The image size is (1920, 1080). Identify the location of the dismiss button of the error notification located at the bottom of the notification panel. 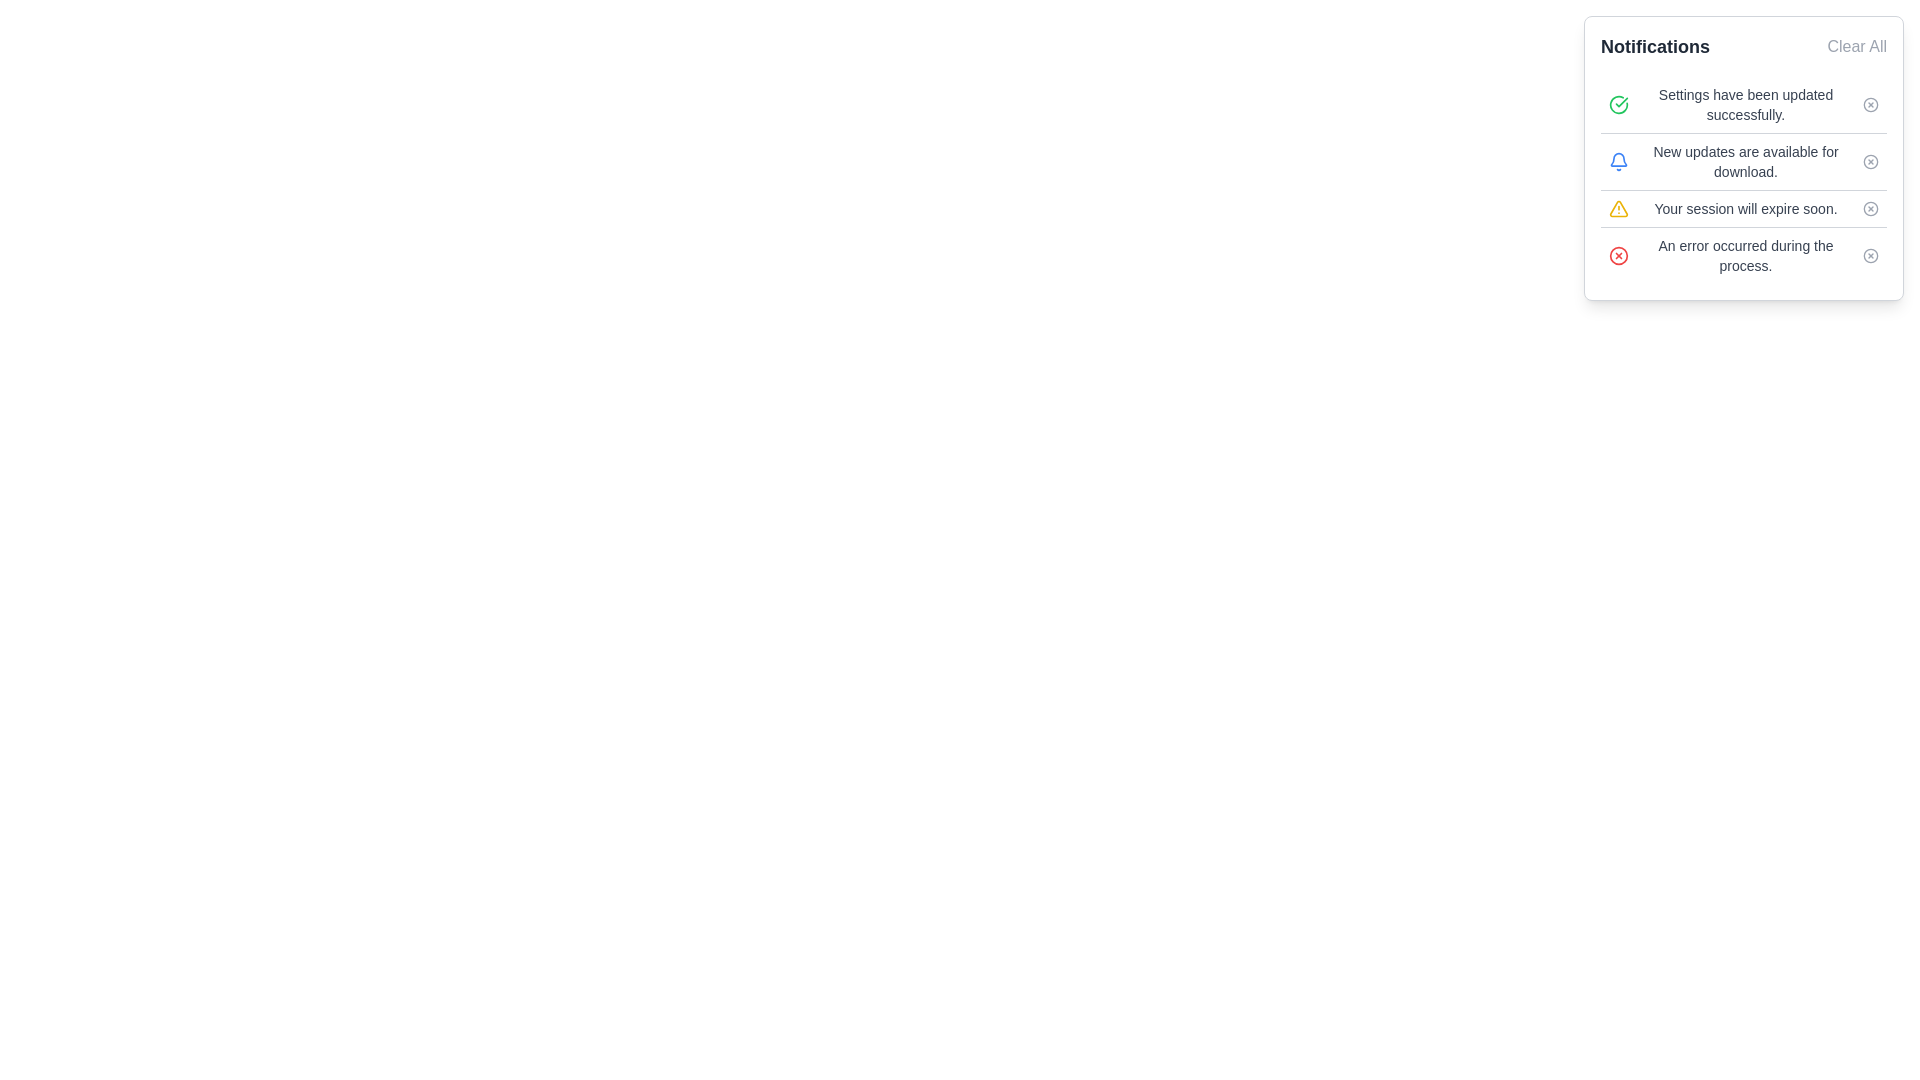
(1742, 254).